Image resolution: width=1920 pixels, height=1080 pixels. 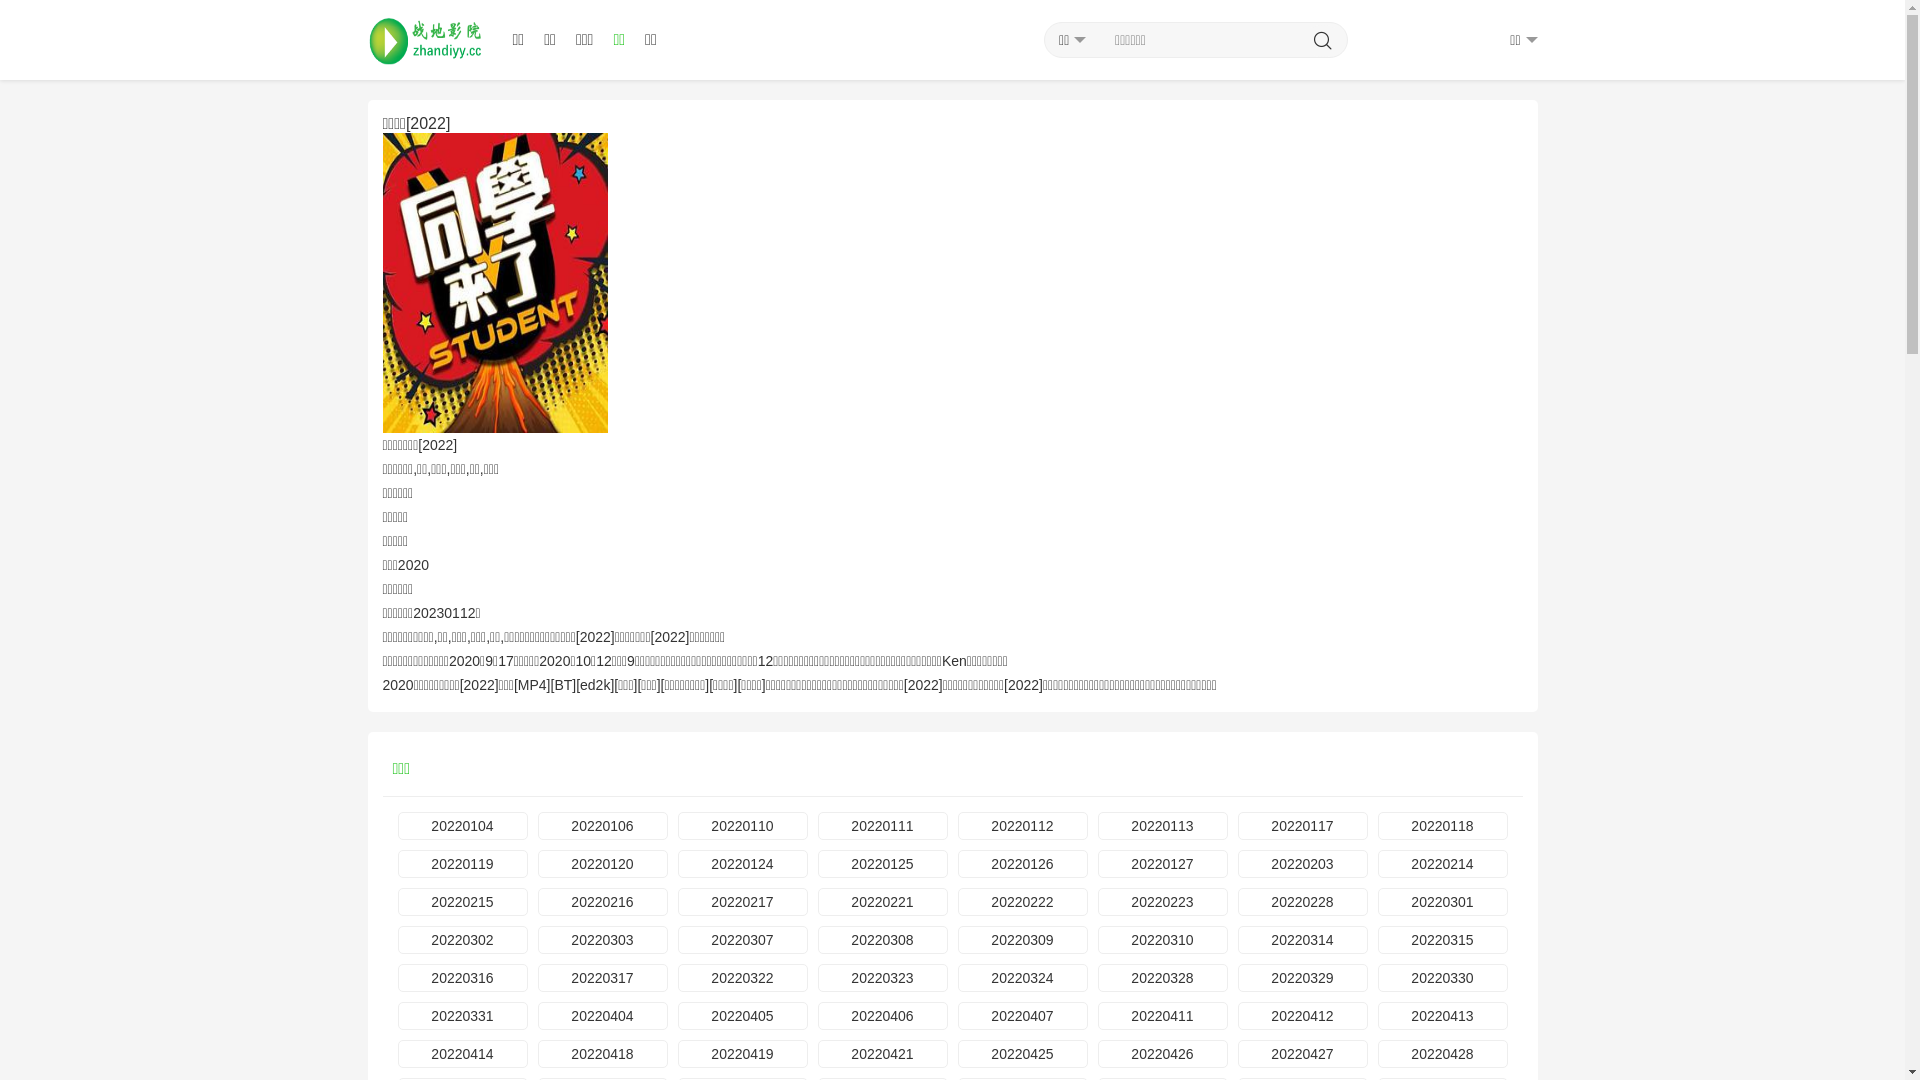 What do you see at coordinates (602, 902) in the screenshot?
I see `'20220216'` at bounding box center [602, 902].